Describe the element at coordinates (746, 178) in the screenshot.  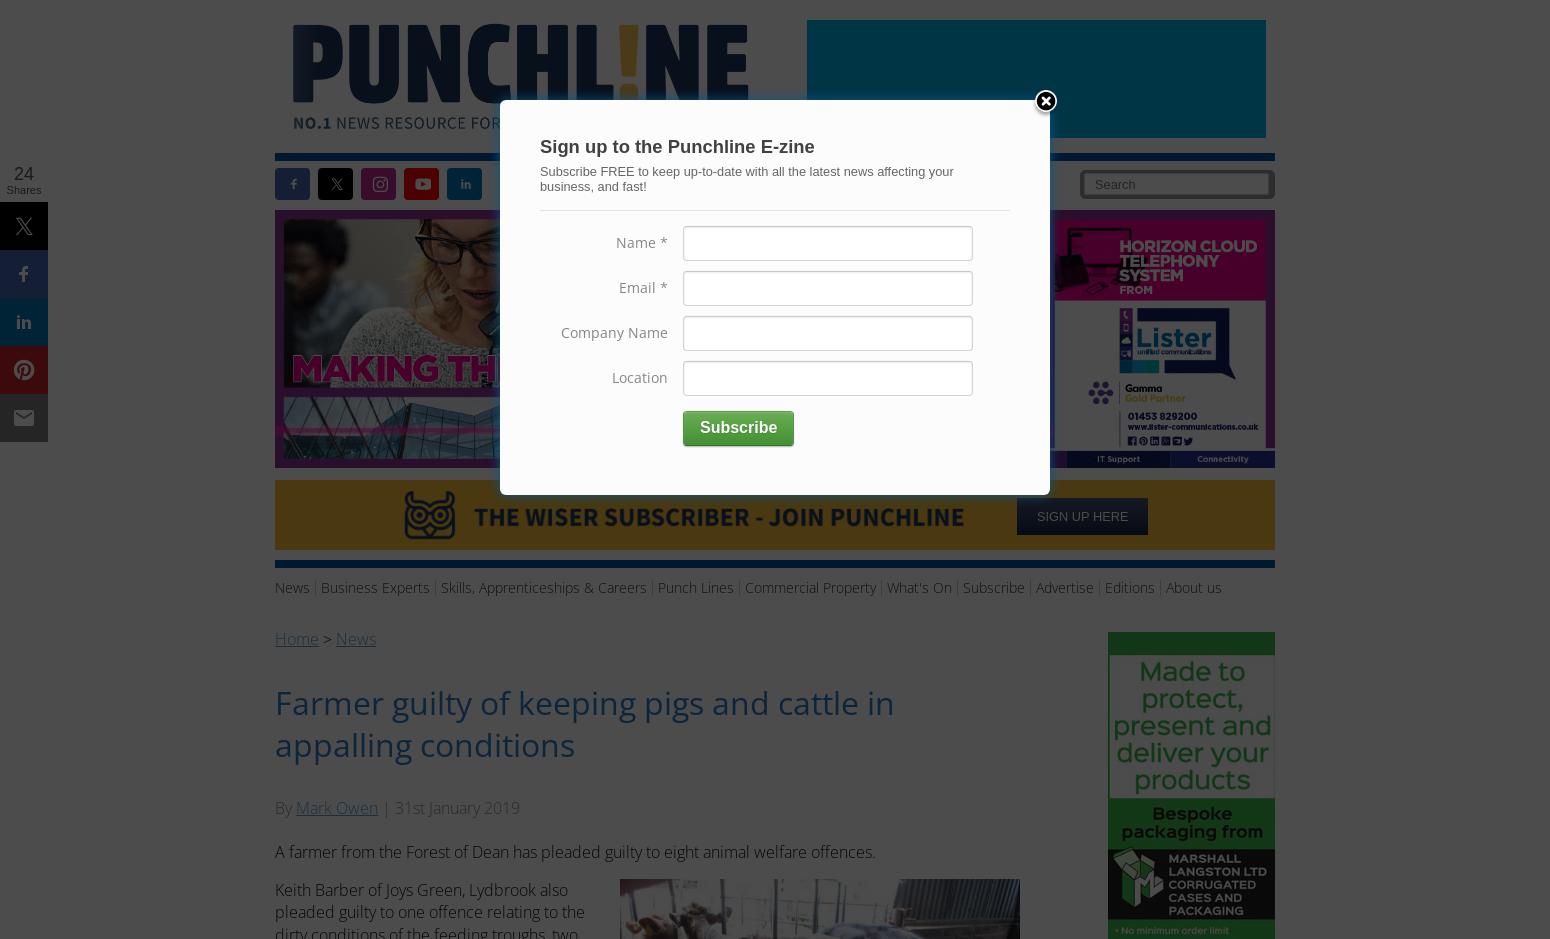
I see `'Subscribe FREE to keep up-to-date with all the latest news affecting your business, and fast!'` at that location.